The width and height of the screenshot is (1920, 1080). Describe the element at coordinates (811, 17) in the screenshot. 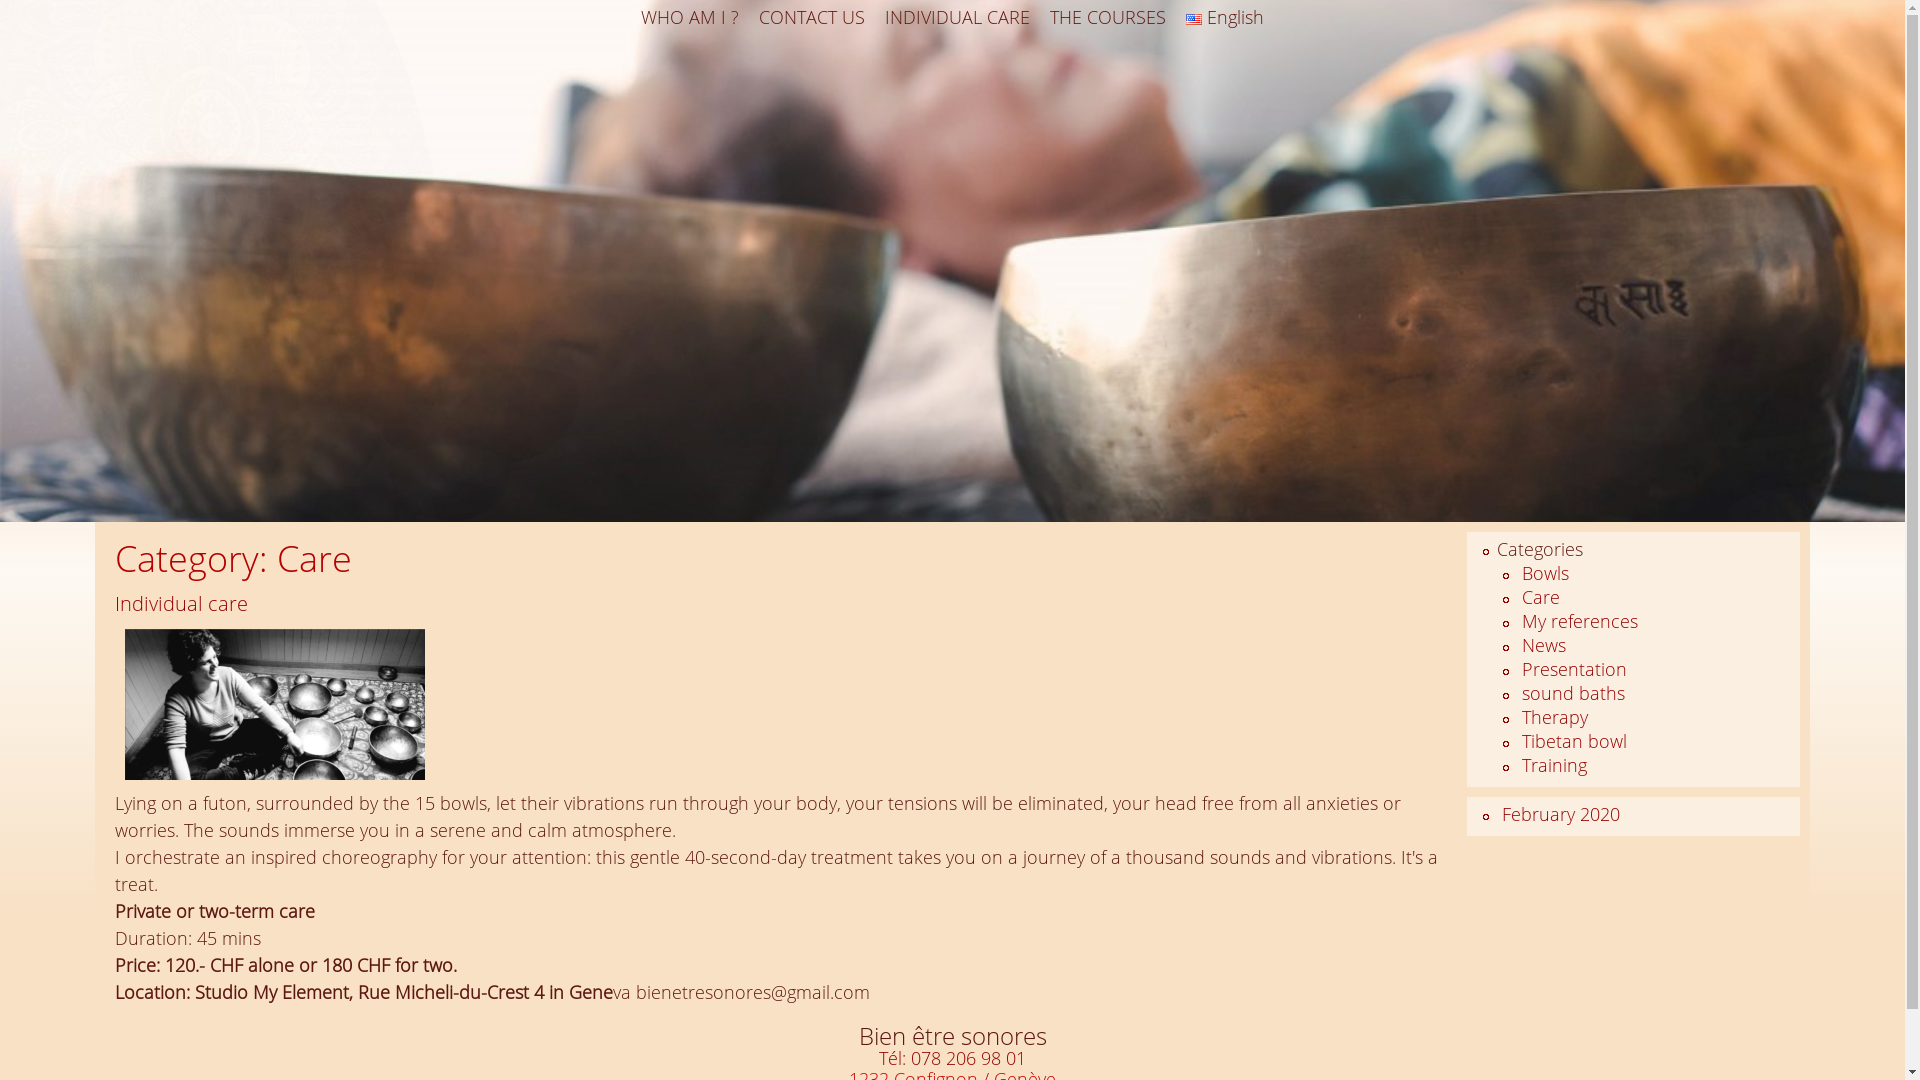

I see `'CONTACT US'` at that location.